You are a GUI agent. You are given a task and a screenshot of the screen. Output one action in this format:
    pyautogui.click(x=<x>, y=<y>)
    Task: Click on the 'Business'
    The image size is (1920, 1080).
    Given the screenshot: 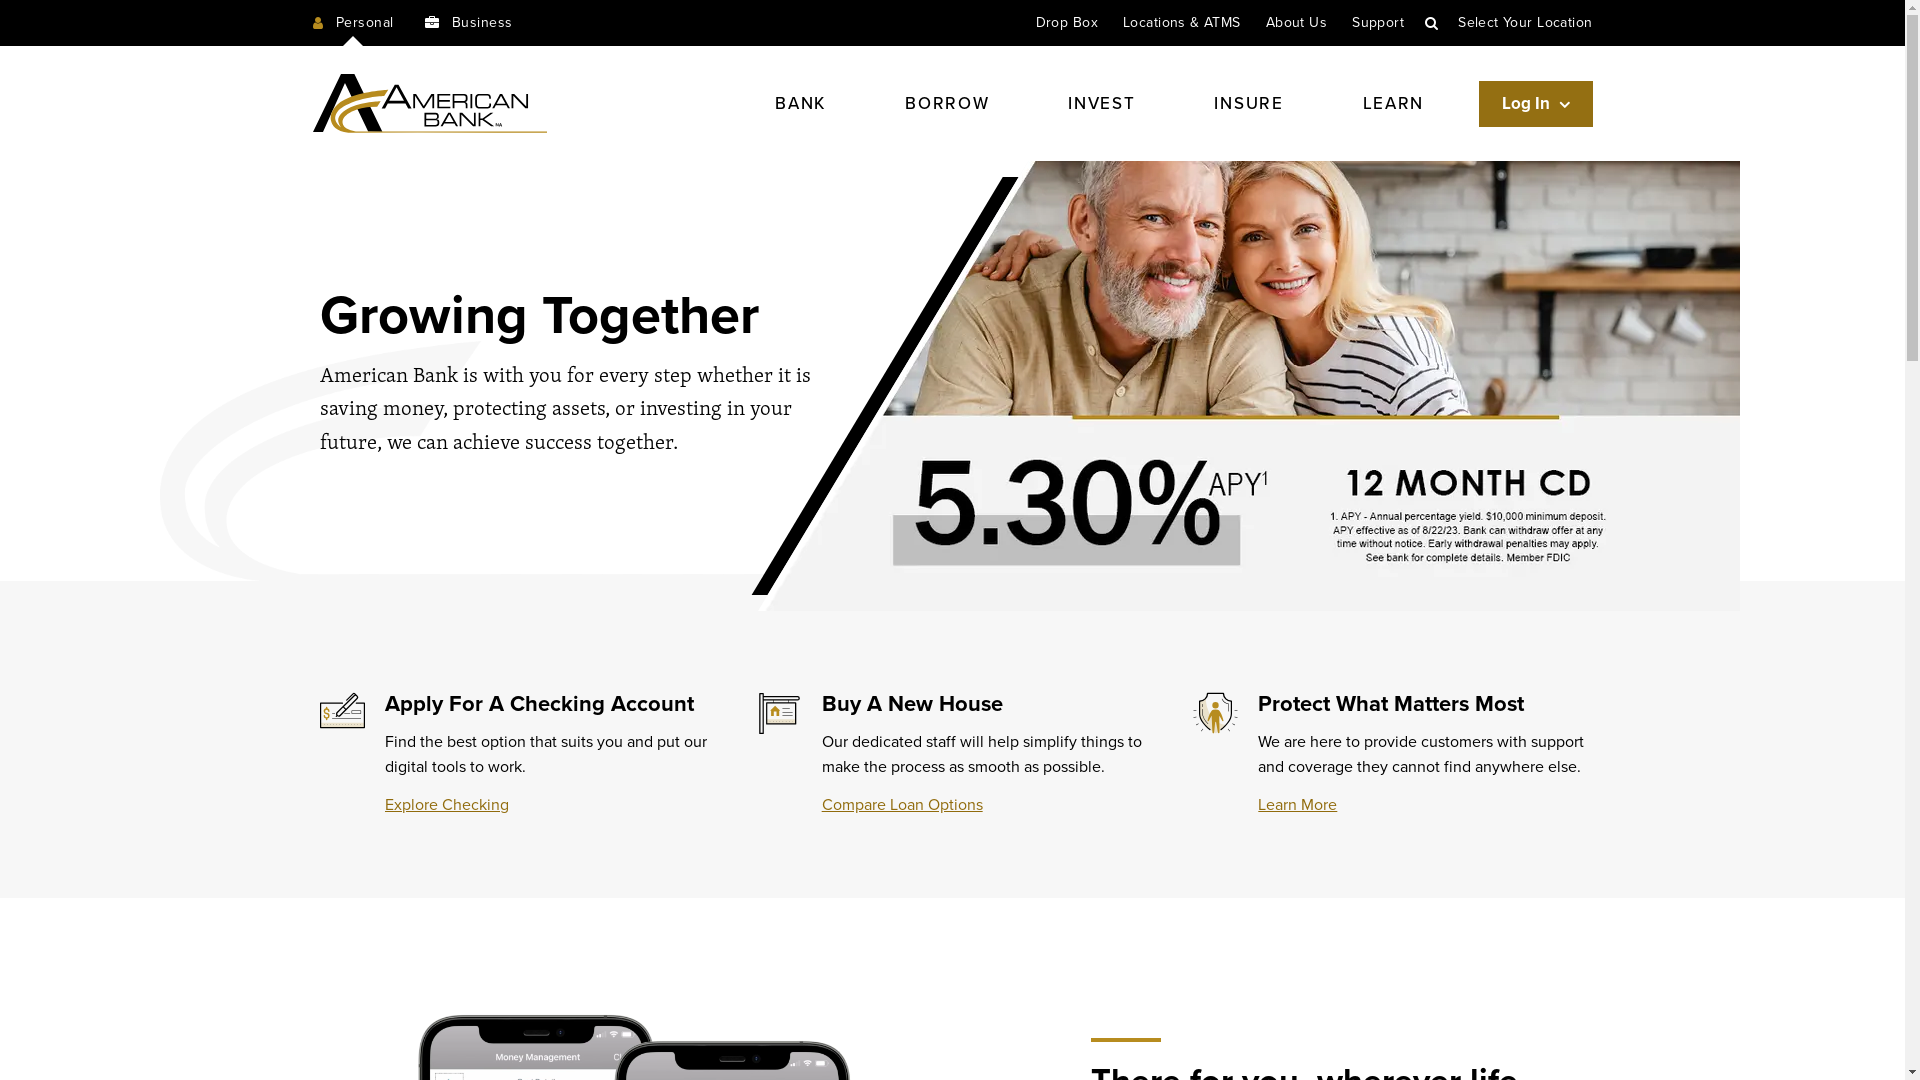 What is the action you would take?
    pyautogui.click(x=467, y=23)
    